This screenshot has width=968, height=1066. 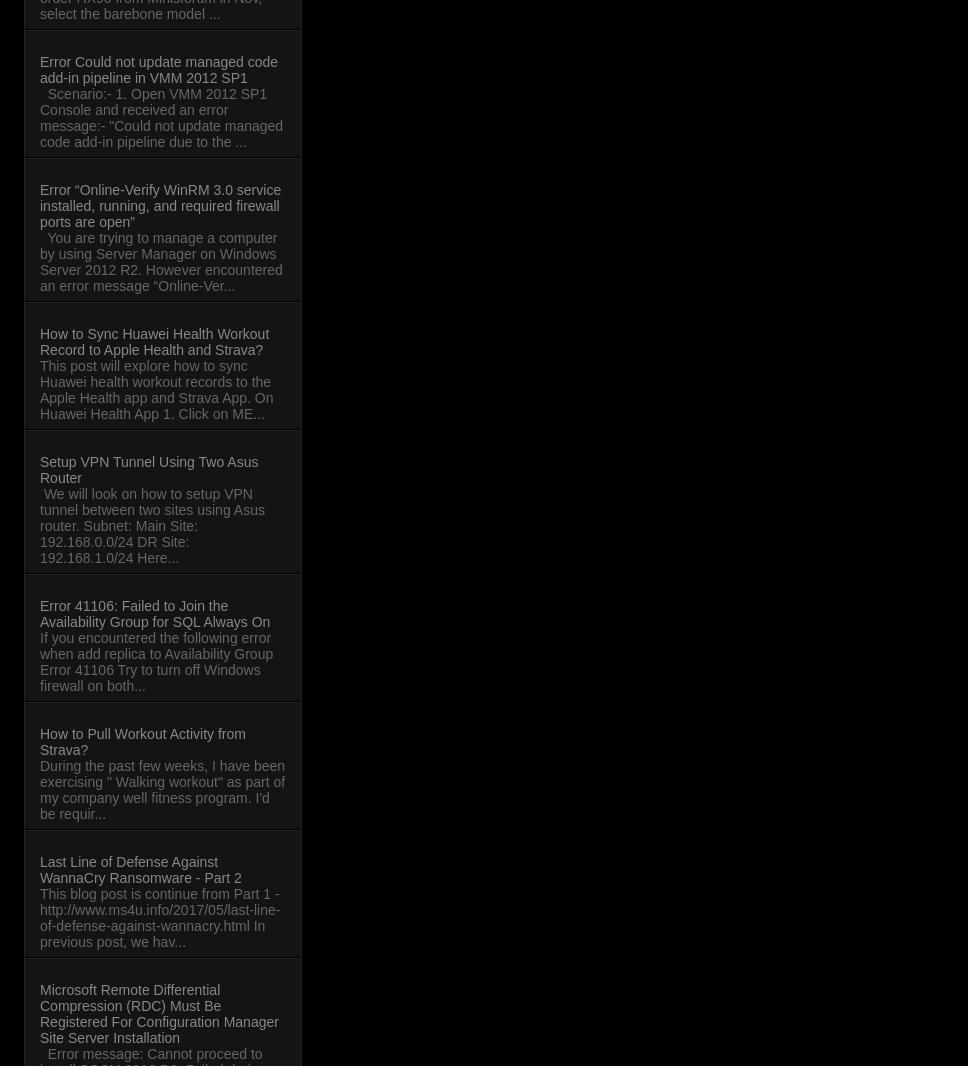 What do you see at coordinates (39, 789) in the screenshot?
I see `'During the past few weeks, I have been exercising " Walking workout" as part of my company well fitness program. I'd be requir...'` at bounding box center [39, 789].